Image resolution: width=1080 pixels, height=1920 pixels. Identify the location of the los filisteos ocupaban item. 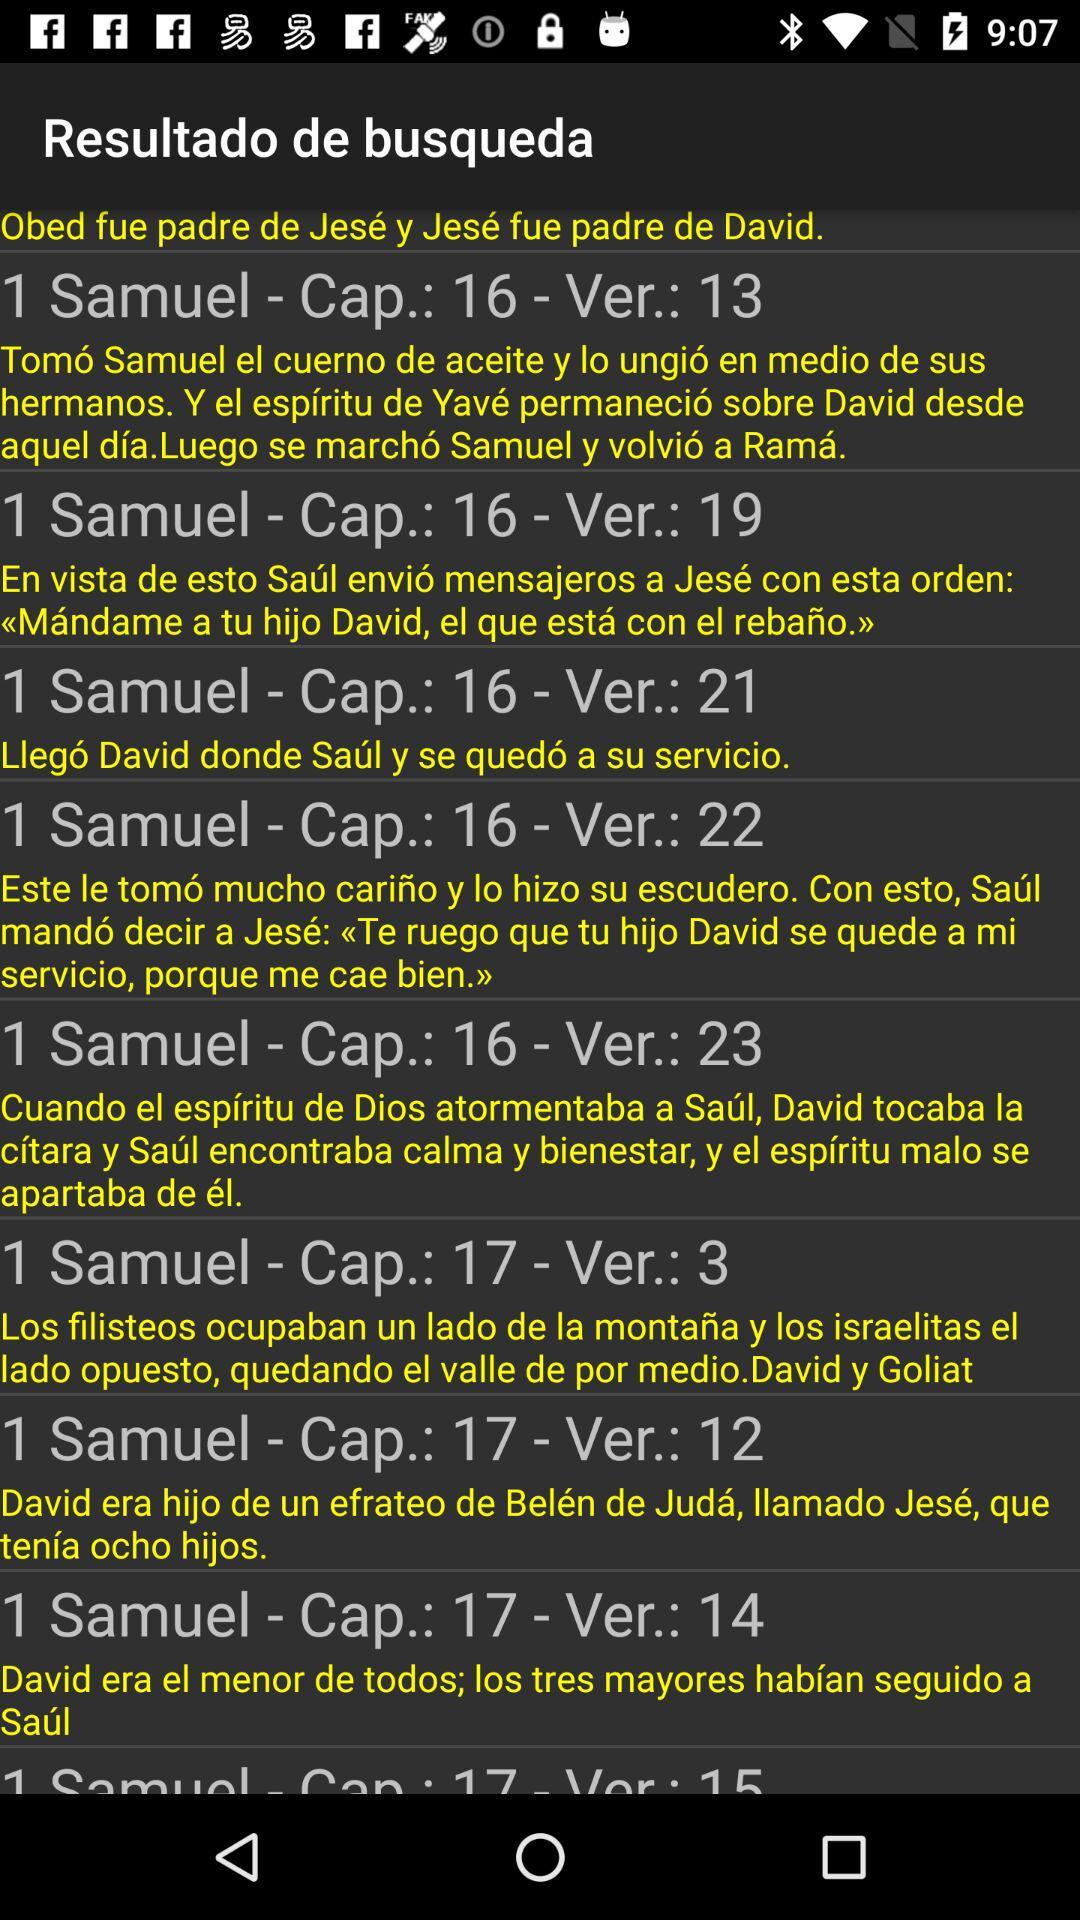
(540, 1346).